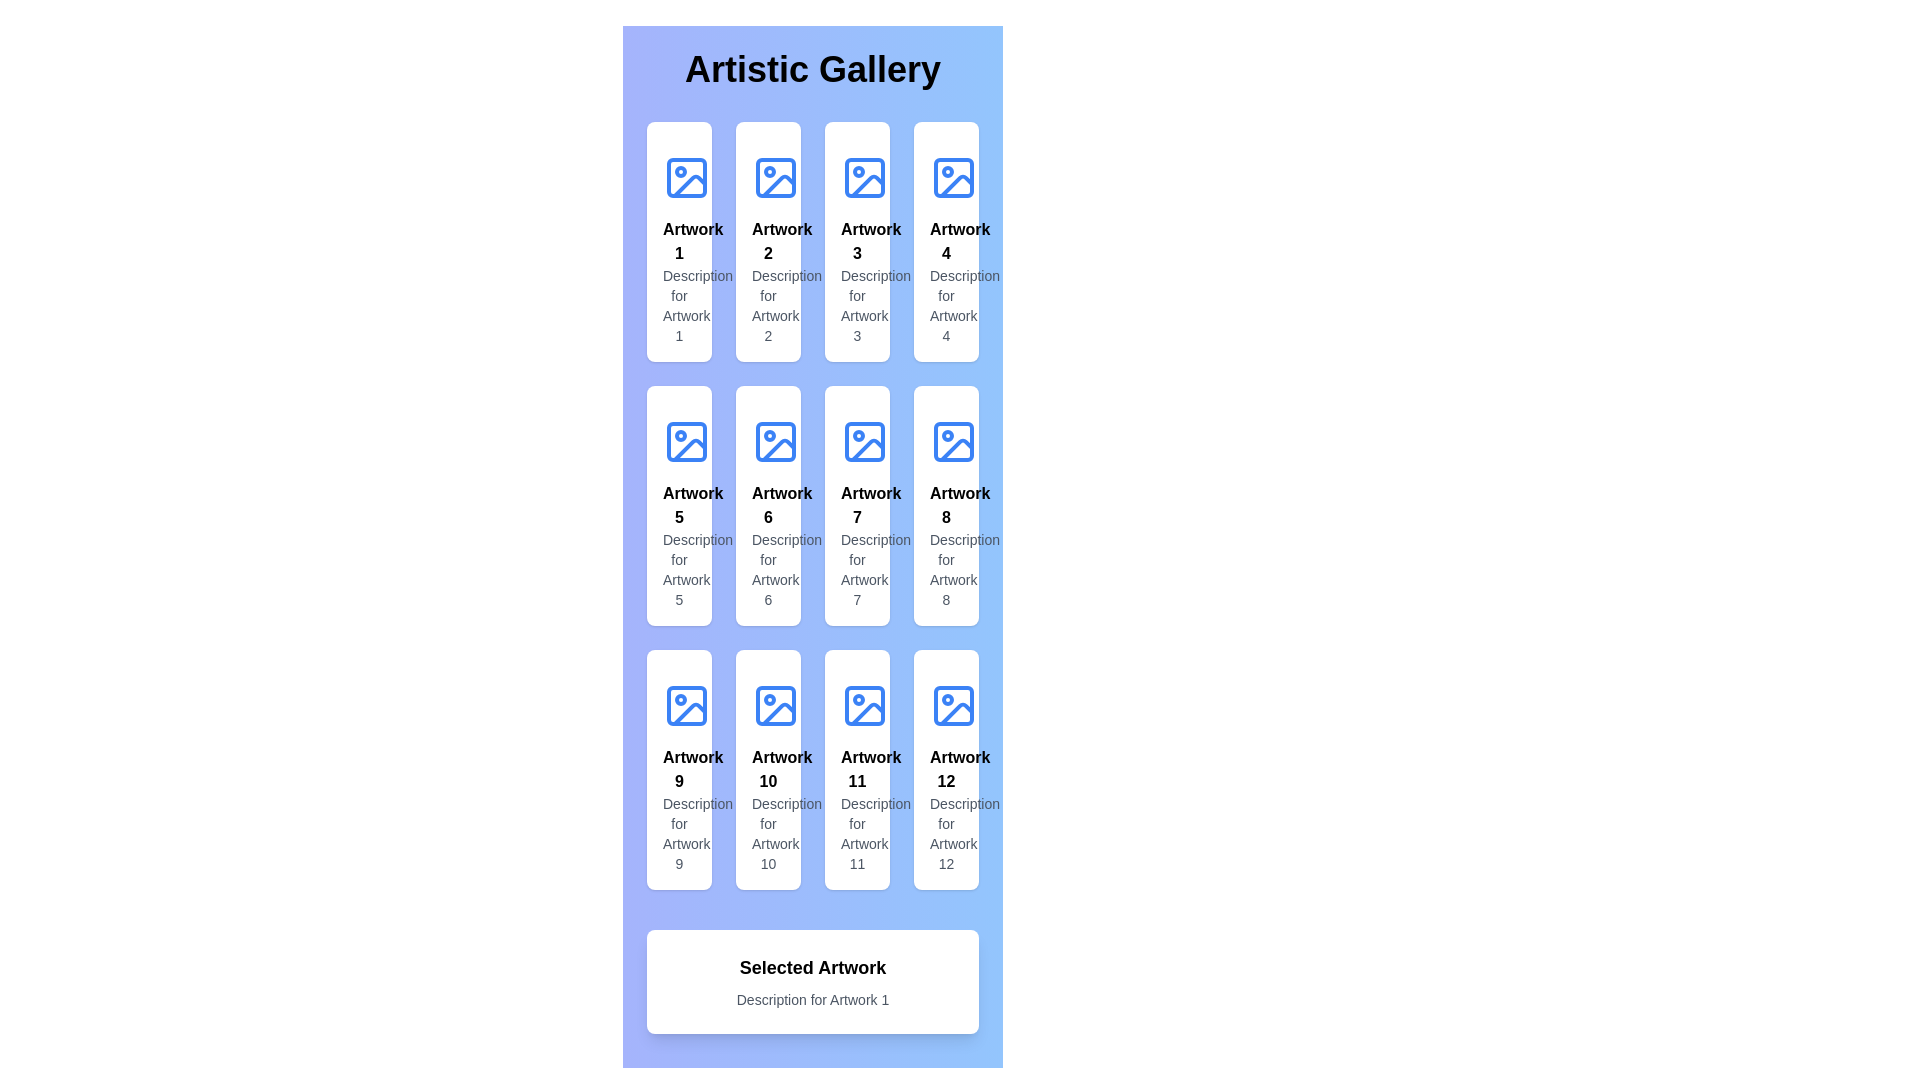  Describe the element at coordinates (857, 504) in the screenshot. I see `the text label that serves as the title for 'Artwork 7', located in the second row and third column of a 4-by-3 grid layout, directly above the description text and below an image icon` at that location.